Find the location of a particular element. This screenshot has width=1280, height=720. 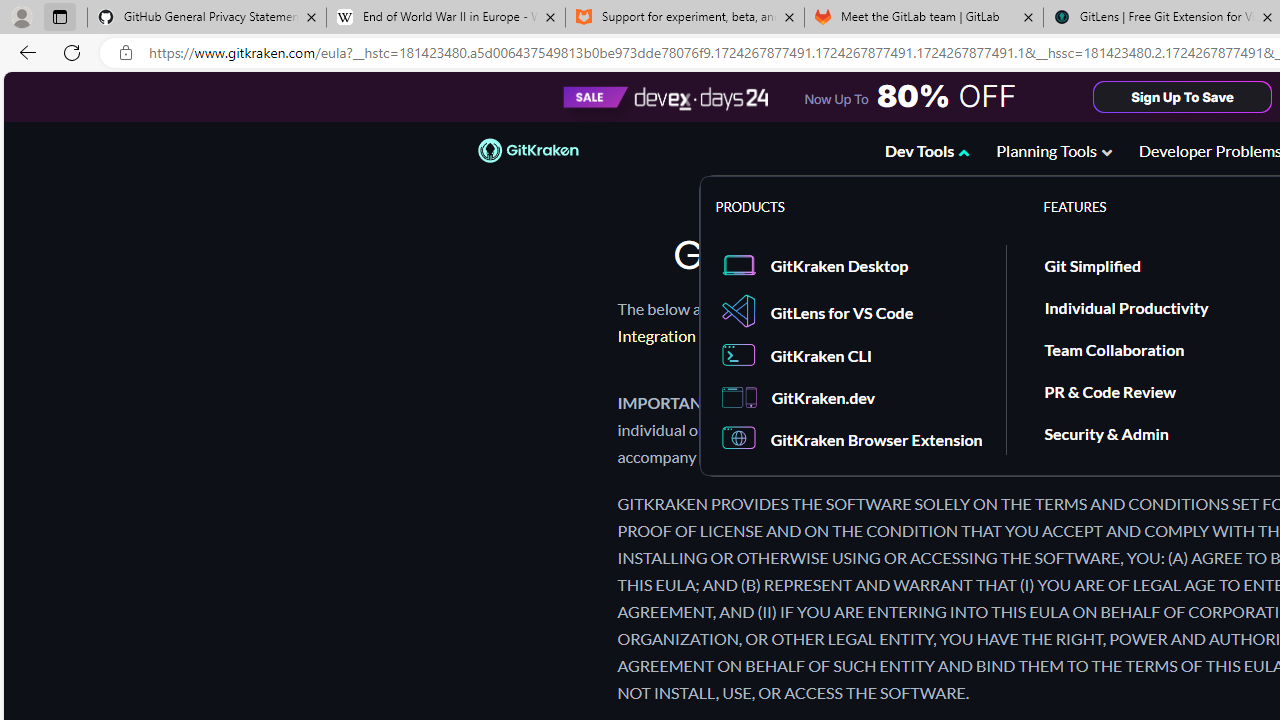

'Security & Admin' is located at coordinates (1105, 432).